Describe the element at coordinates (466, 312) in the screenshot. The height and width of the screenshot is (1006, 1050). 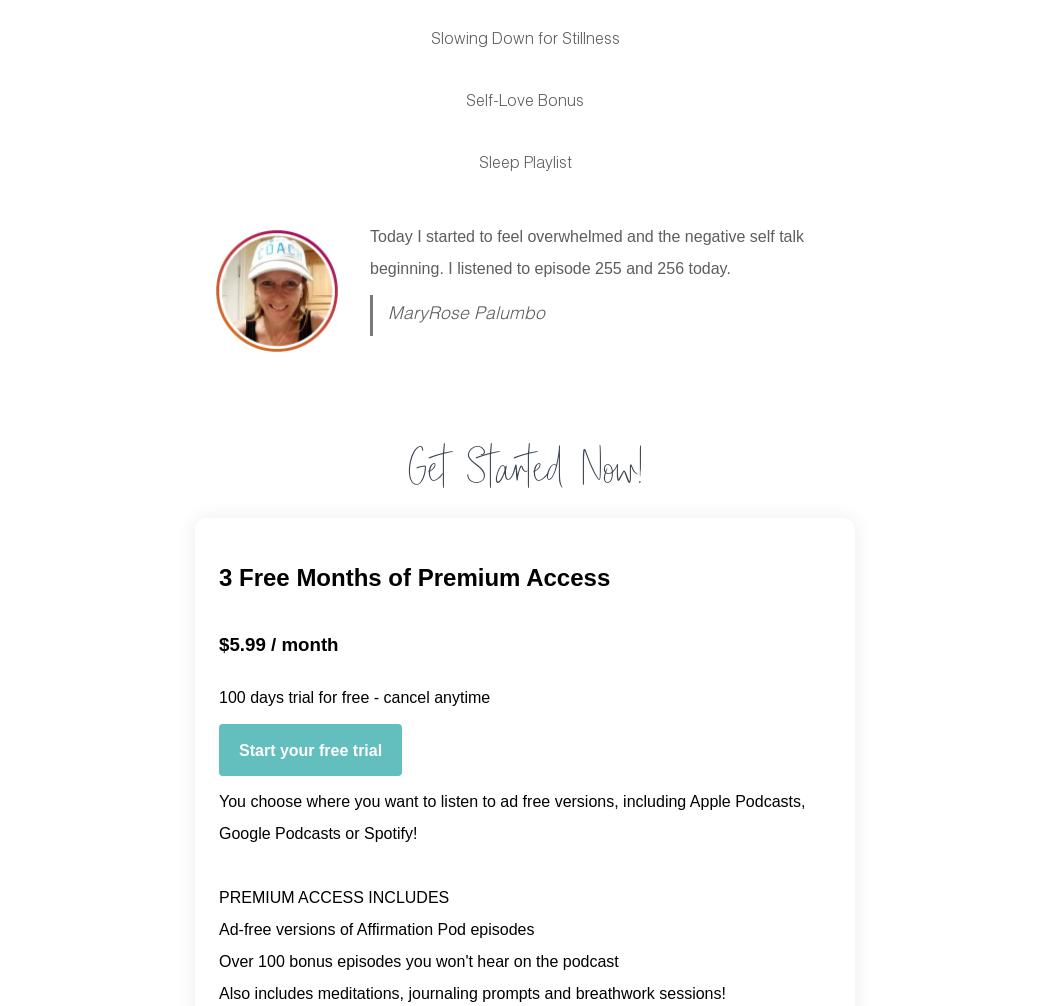
I see `'MaryRose Palumbo'` at that location.